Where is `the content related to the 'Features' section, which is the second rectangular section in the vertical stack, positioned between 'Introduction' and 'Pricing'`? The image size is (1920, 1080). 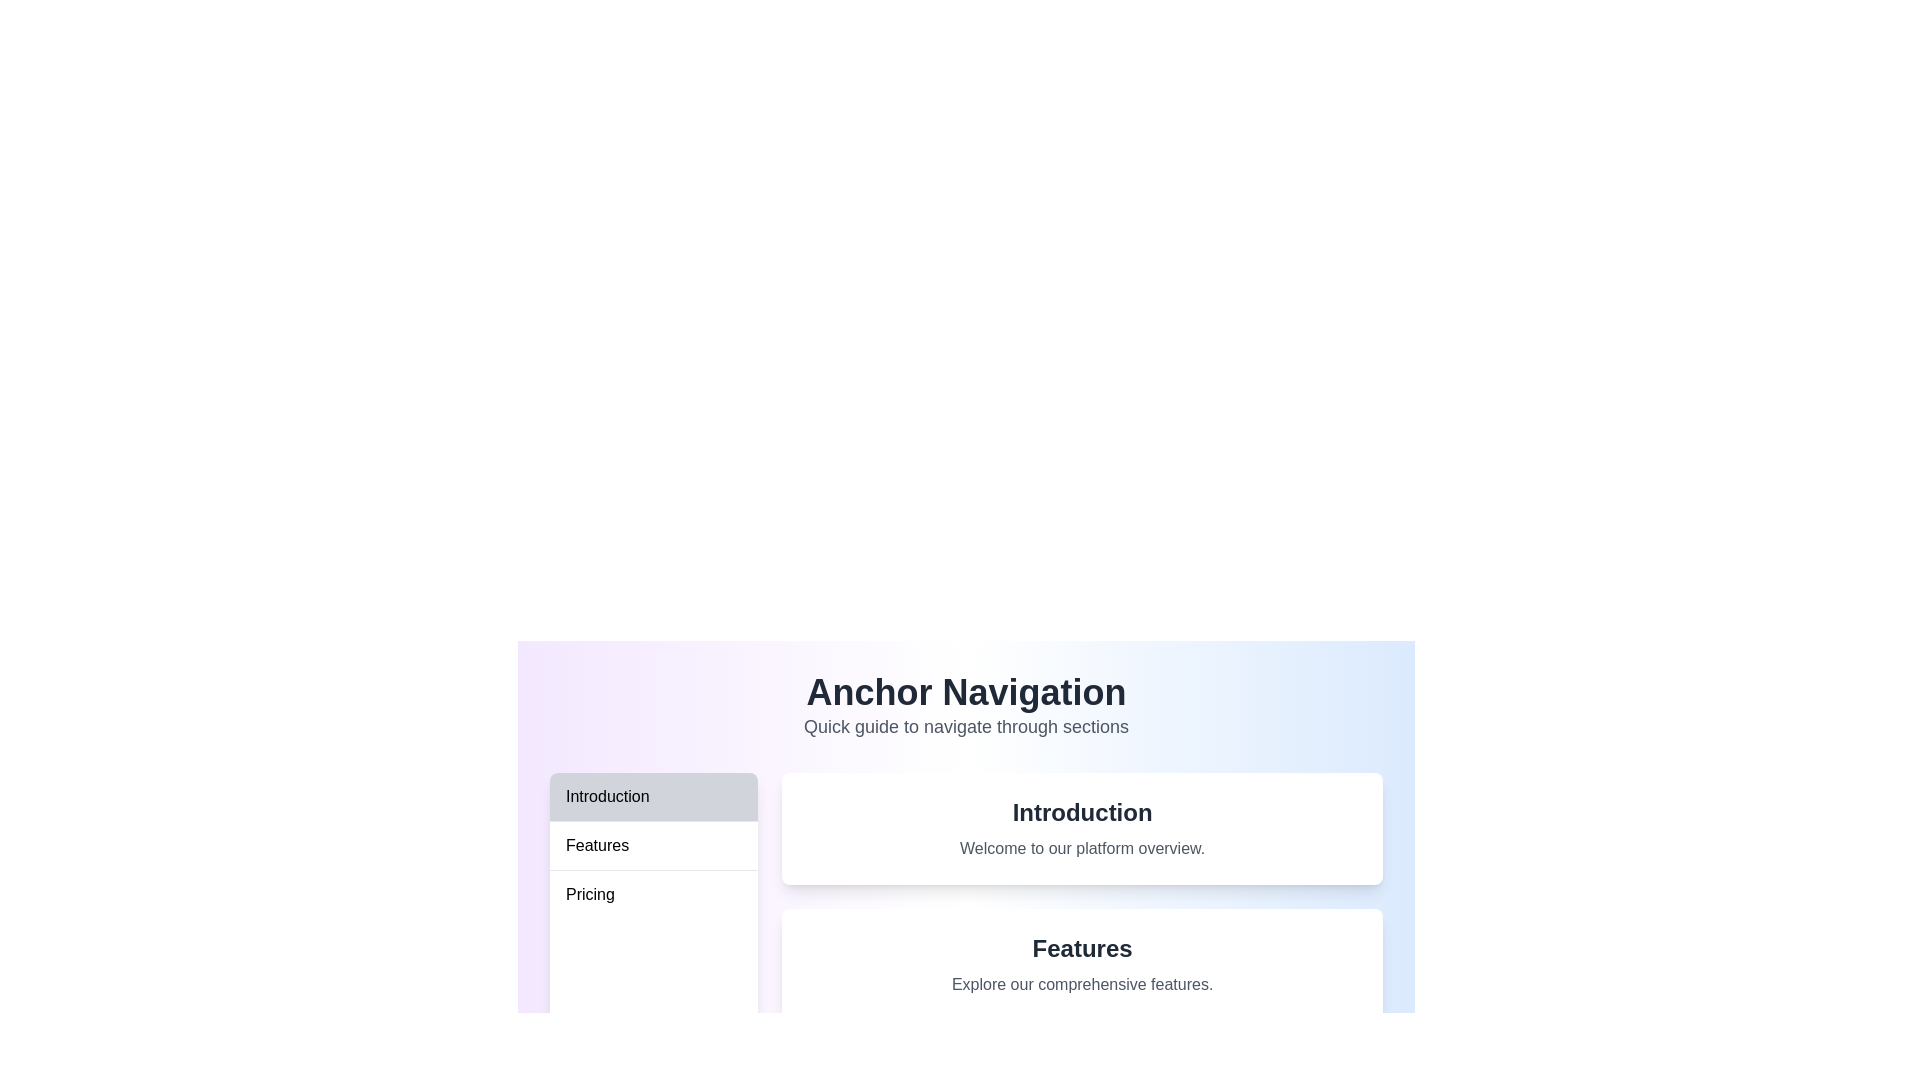 the content related to the 'Features' section, which is the second rectangular section in the vertical stack, positioned between 'Introduction' and 'Pricing' is located at coordinates (1081, 963).